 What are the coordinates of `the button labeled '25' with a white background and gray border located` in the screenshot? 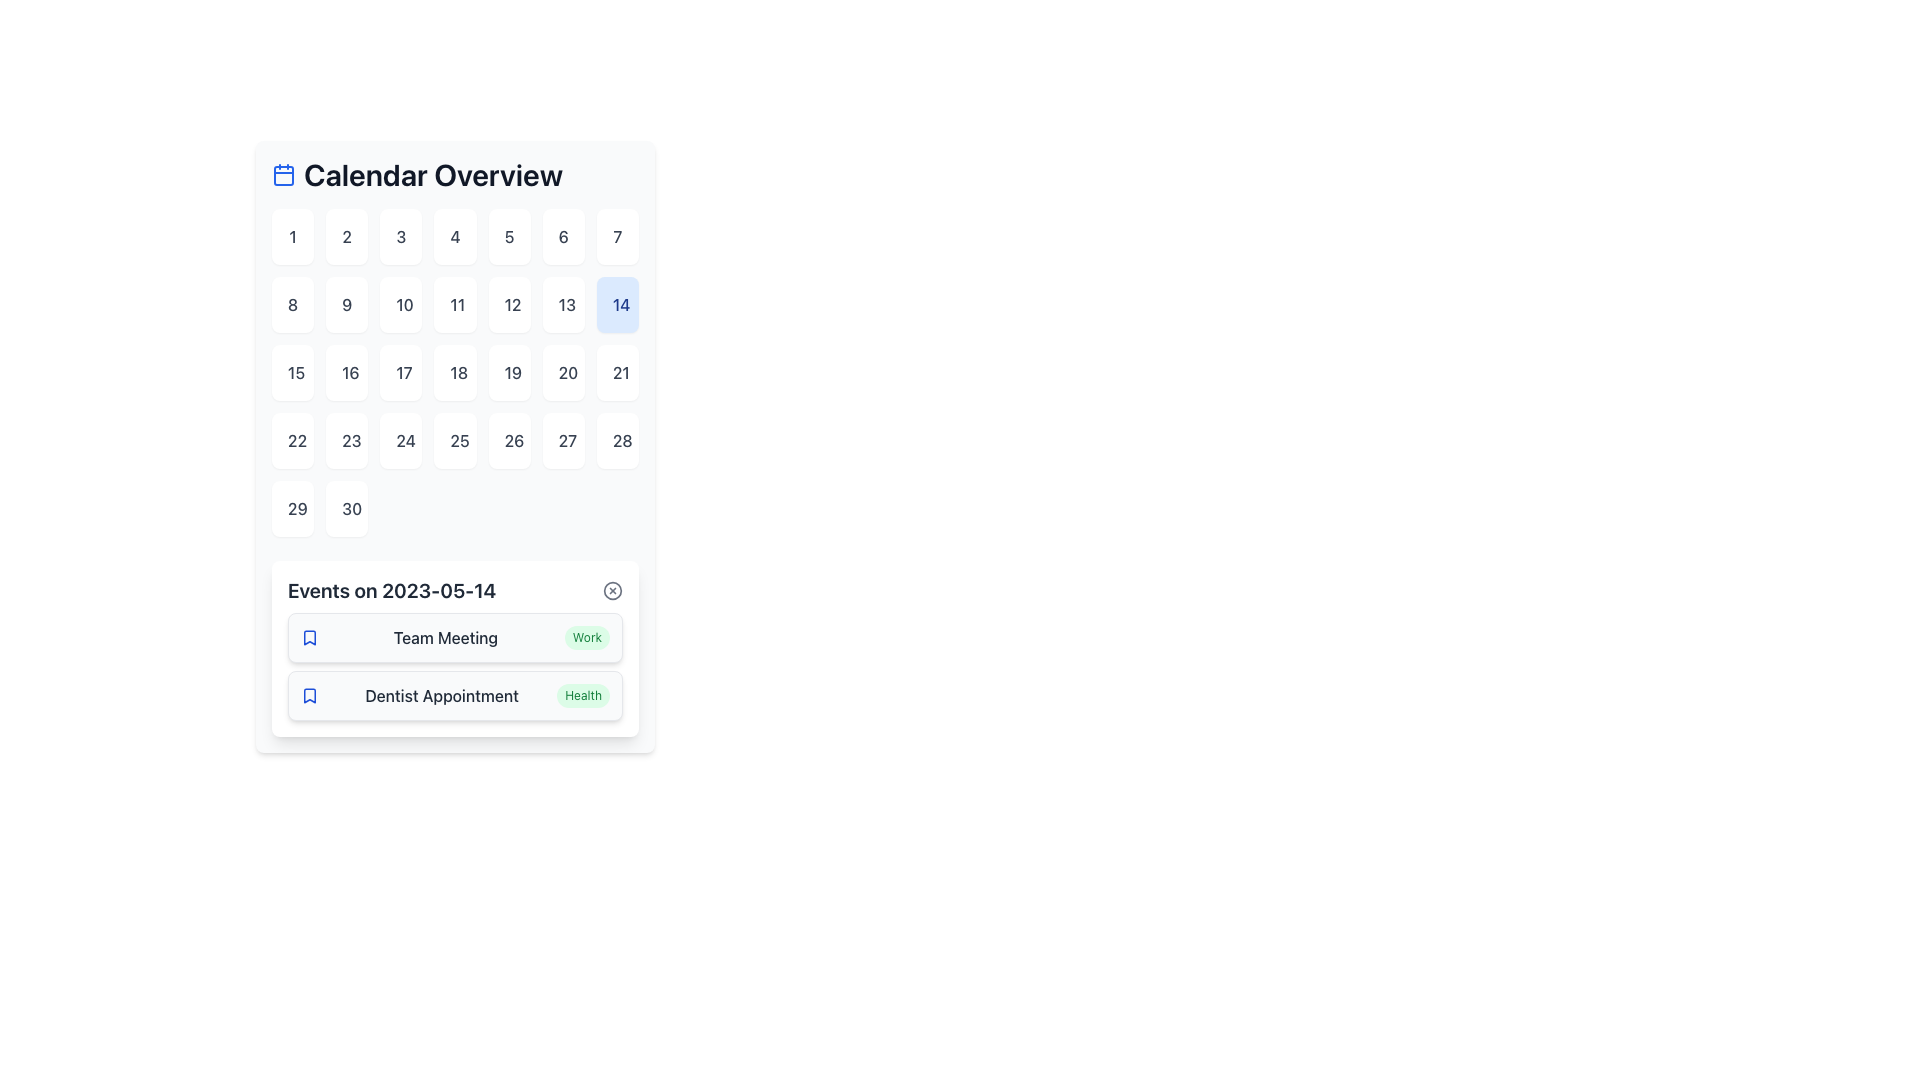 It's located at (454, 439).